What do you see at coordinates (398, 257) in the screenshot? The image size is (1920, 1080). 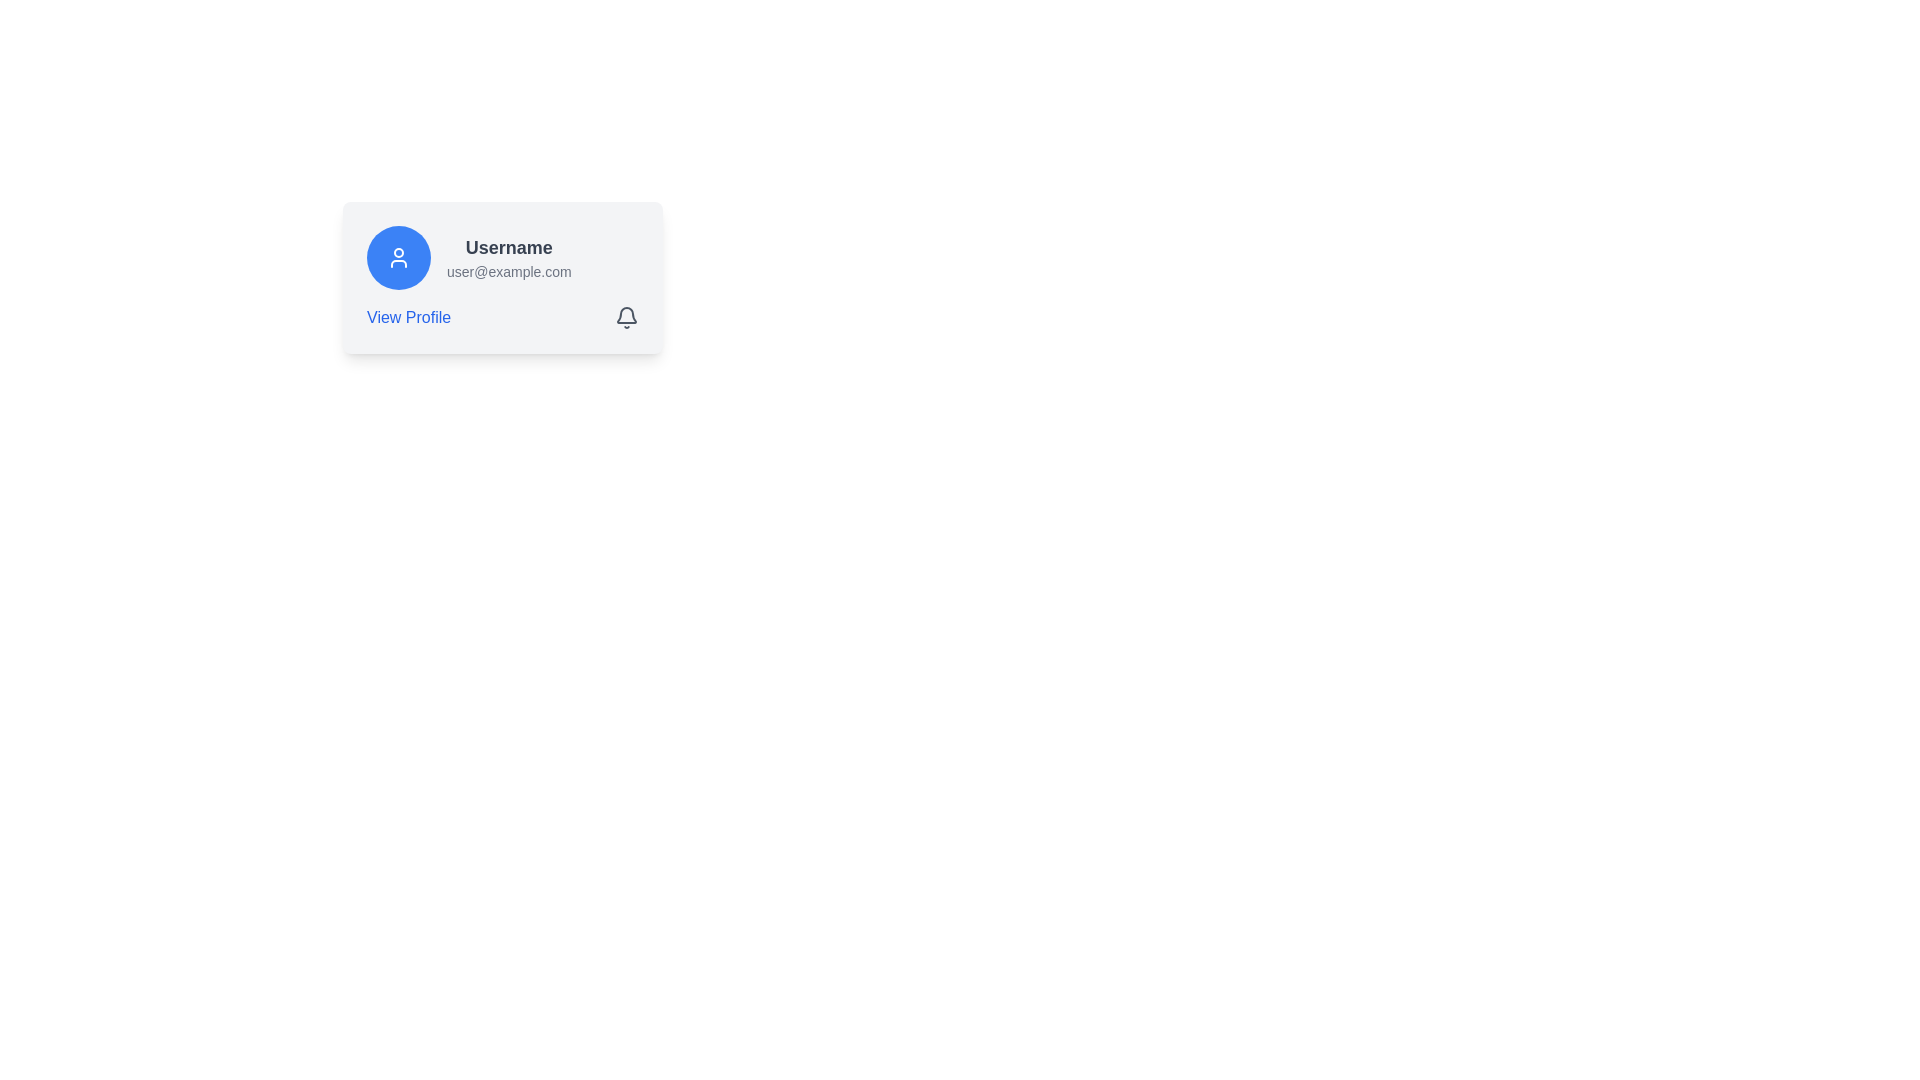 I see `the circular blue icon button with a white user icon in the center for user-related actions` at bounding box center [398, 257].